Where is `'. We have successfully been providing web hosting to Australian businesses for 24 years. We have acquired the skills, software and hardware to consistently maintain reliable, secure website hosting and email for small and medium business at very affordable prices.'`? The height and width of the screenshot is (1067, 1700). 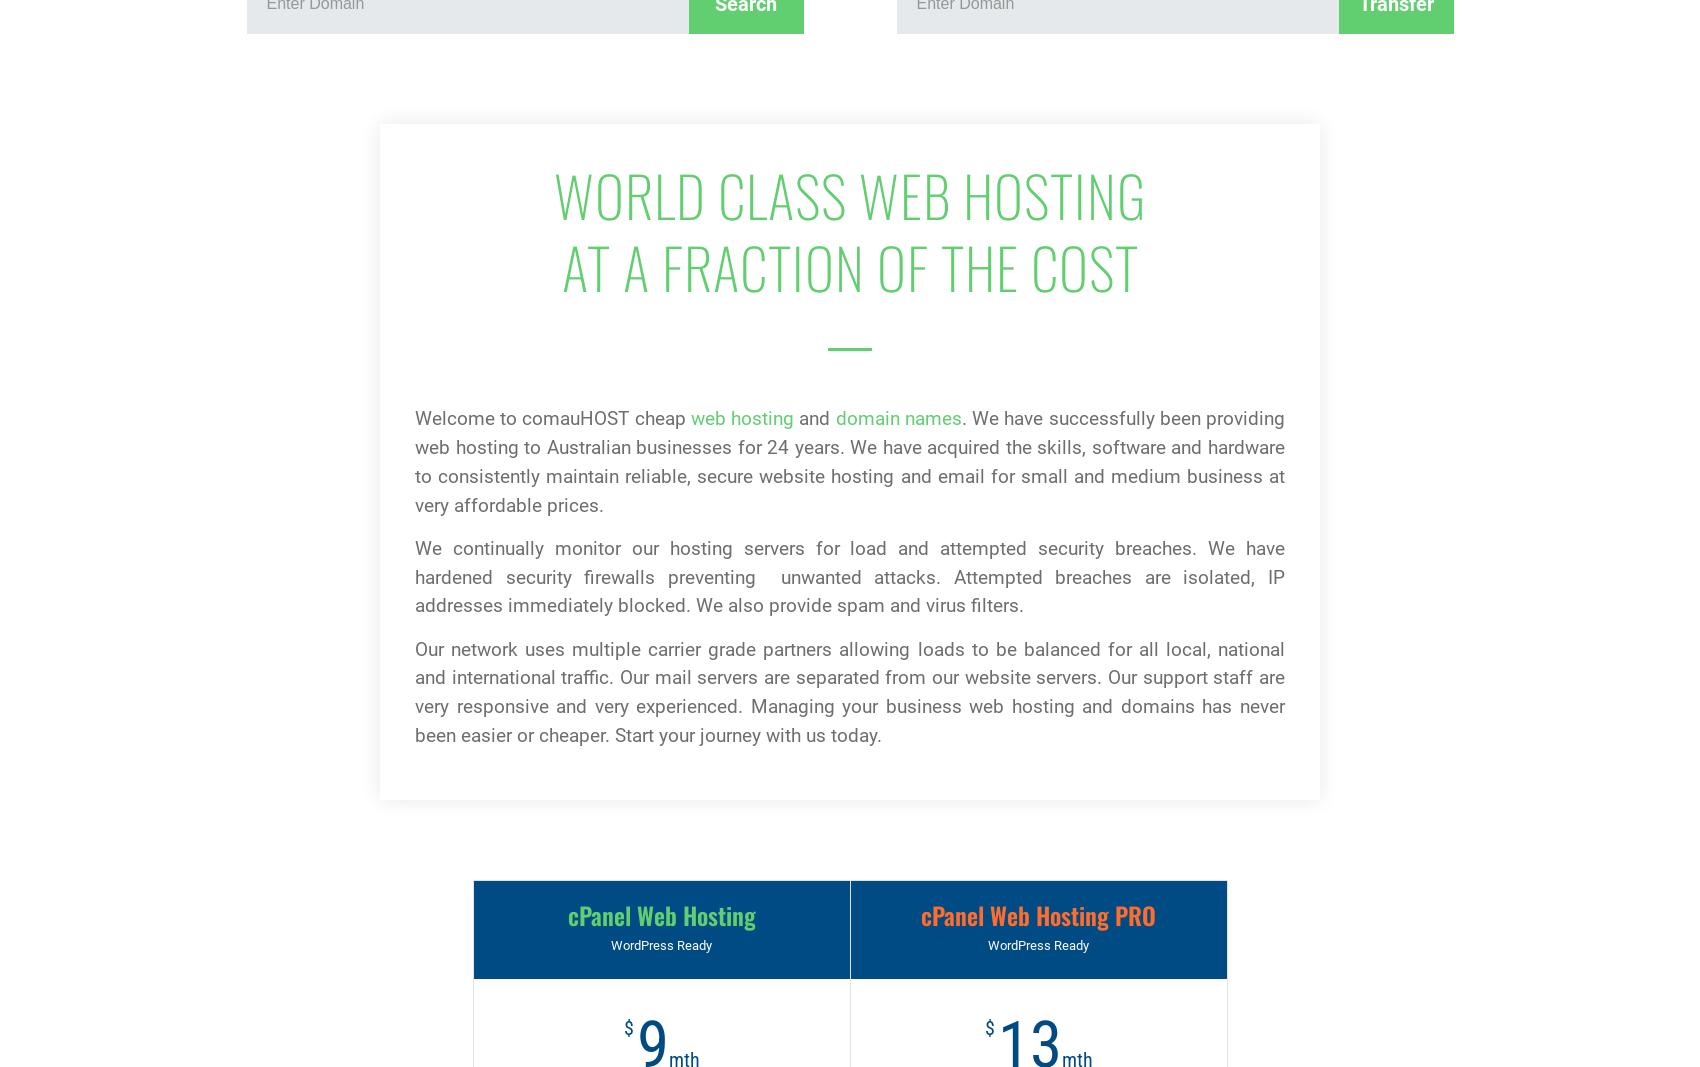 '. We have successfully been providing web hosting to Australian businesses for 24 years. We have acquired the skills, software and hardware to consistently maintain reliable, secure website hosting and email for small and medium business at very affordable prices.' is located at coordinates (850, 460).